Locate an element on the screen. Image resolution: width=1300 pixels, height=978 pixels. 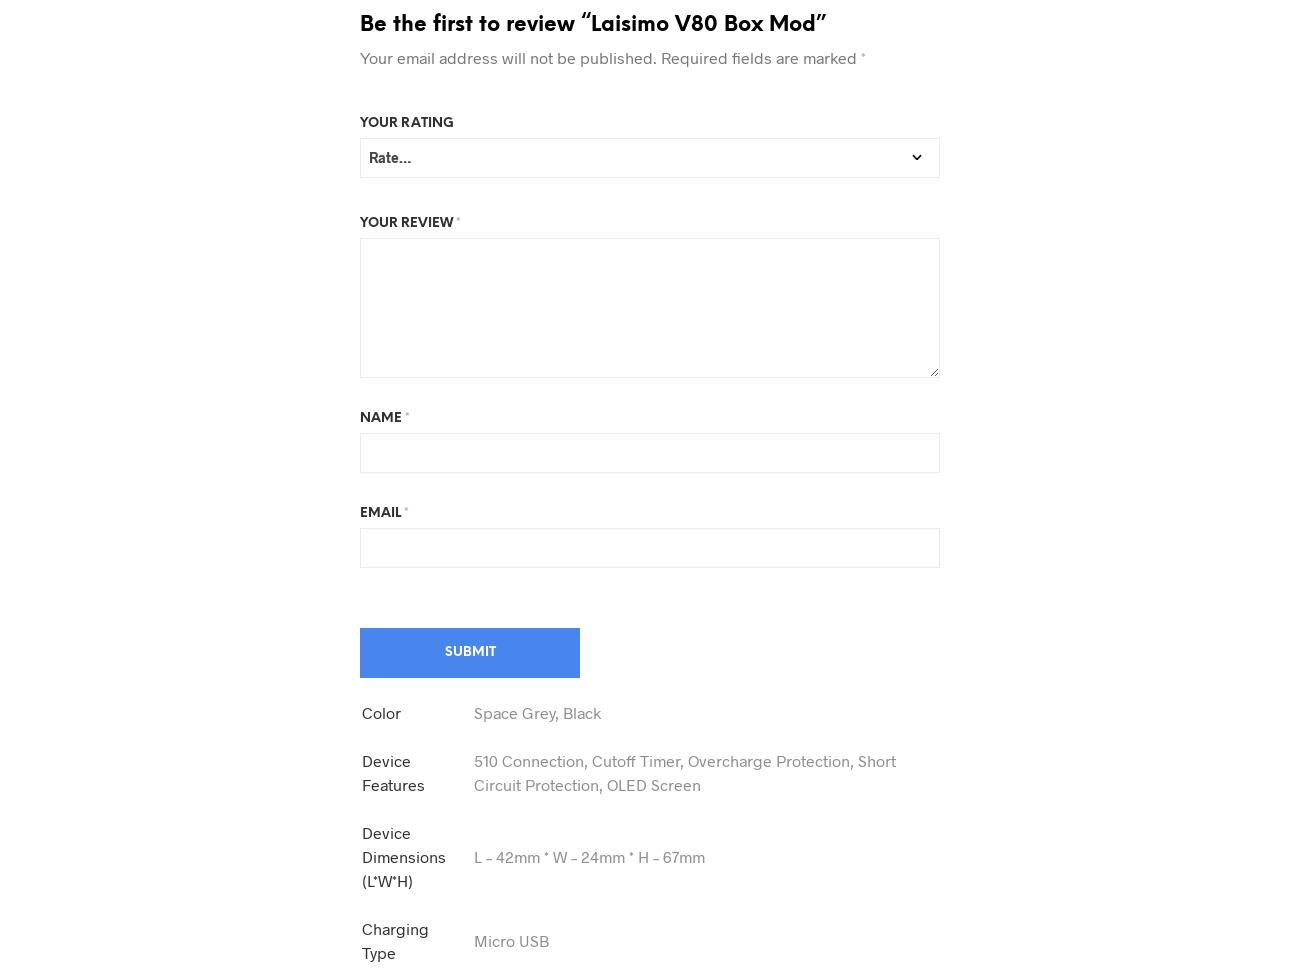
'Be the first to review “Laisimo V80 Box Mod”' is located at coordinates (358, 25).